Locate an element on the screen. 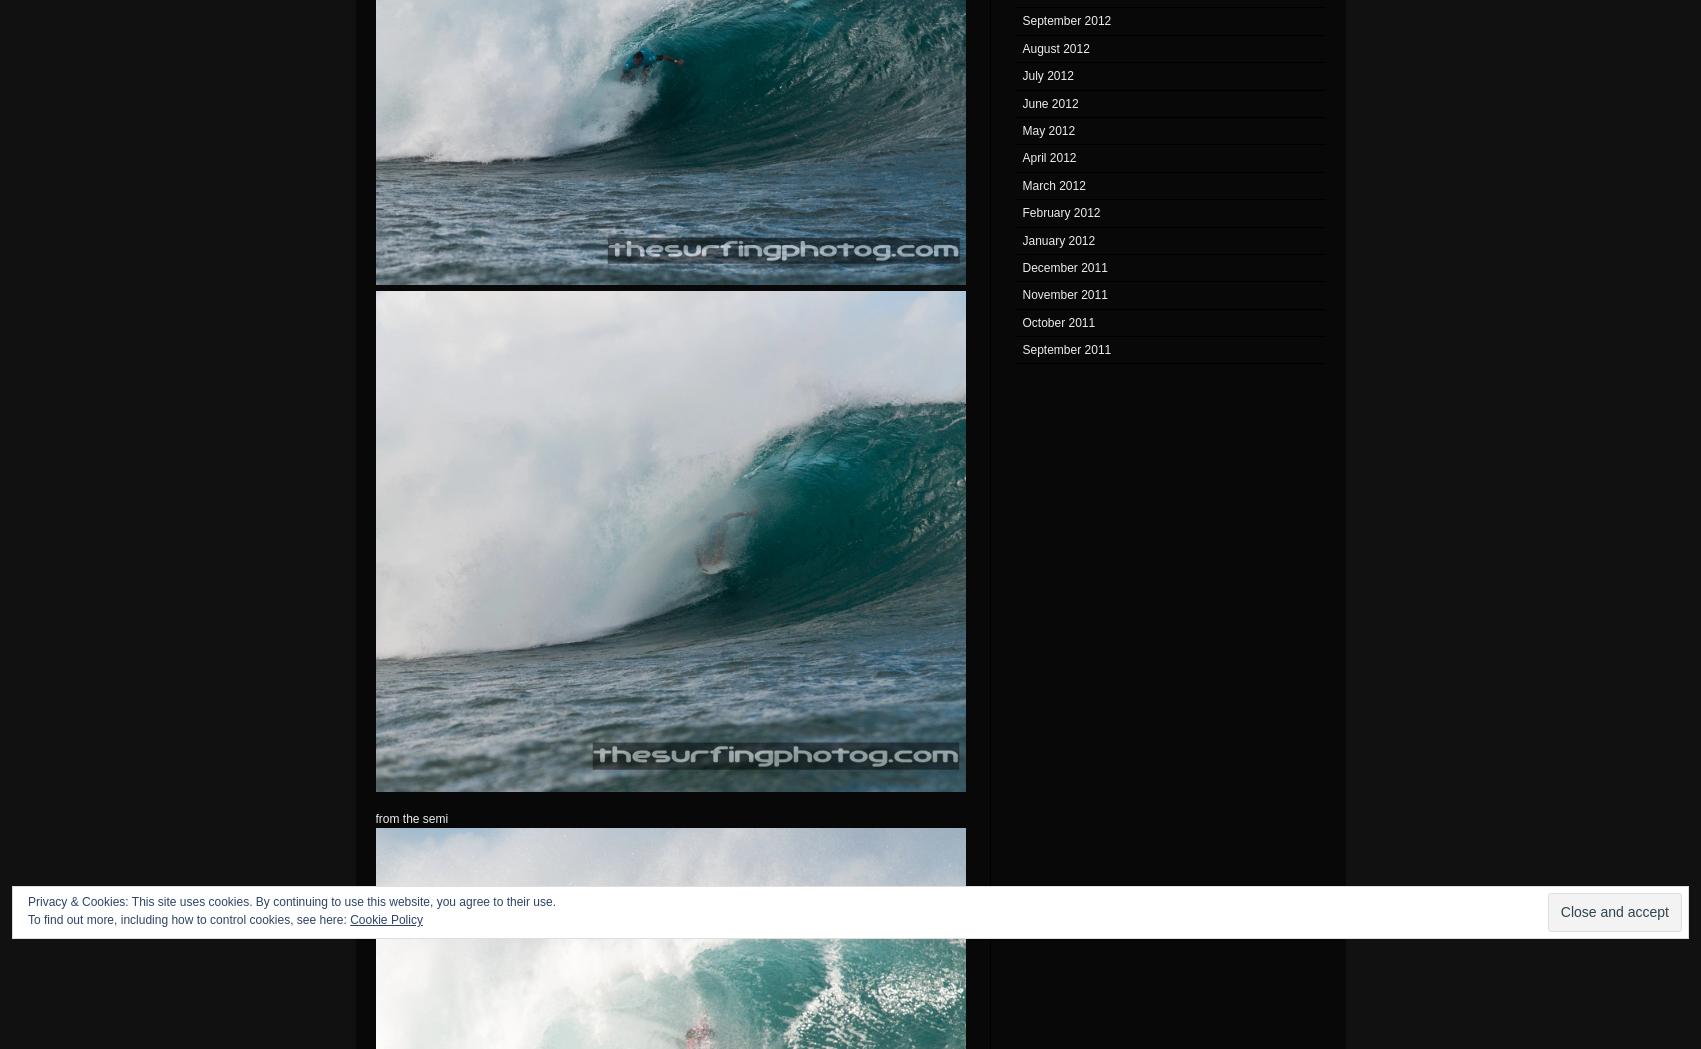 The height and width of the screenshot is (1049, 1701). 'from the semi' is located at coordinates (374, 817).